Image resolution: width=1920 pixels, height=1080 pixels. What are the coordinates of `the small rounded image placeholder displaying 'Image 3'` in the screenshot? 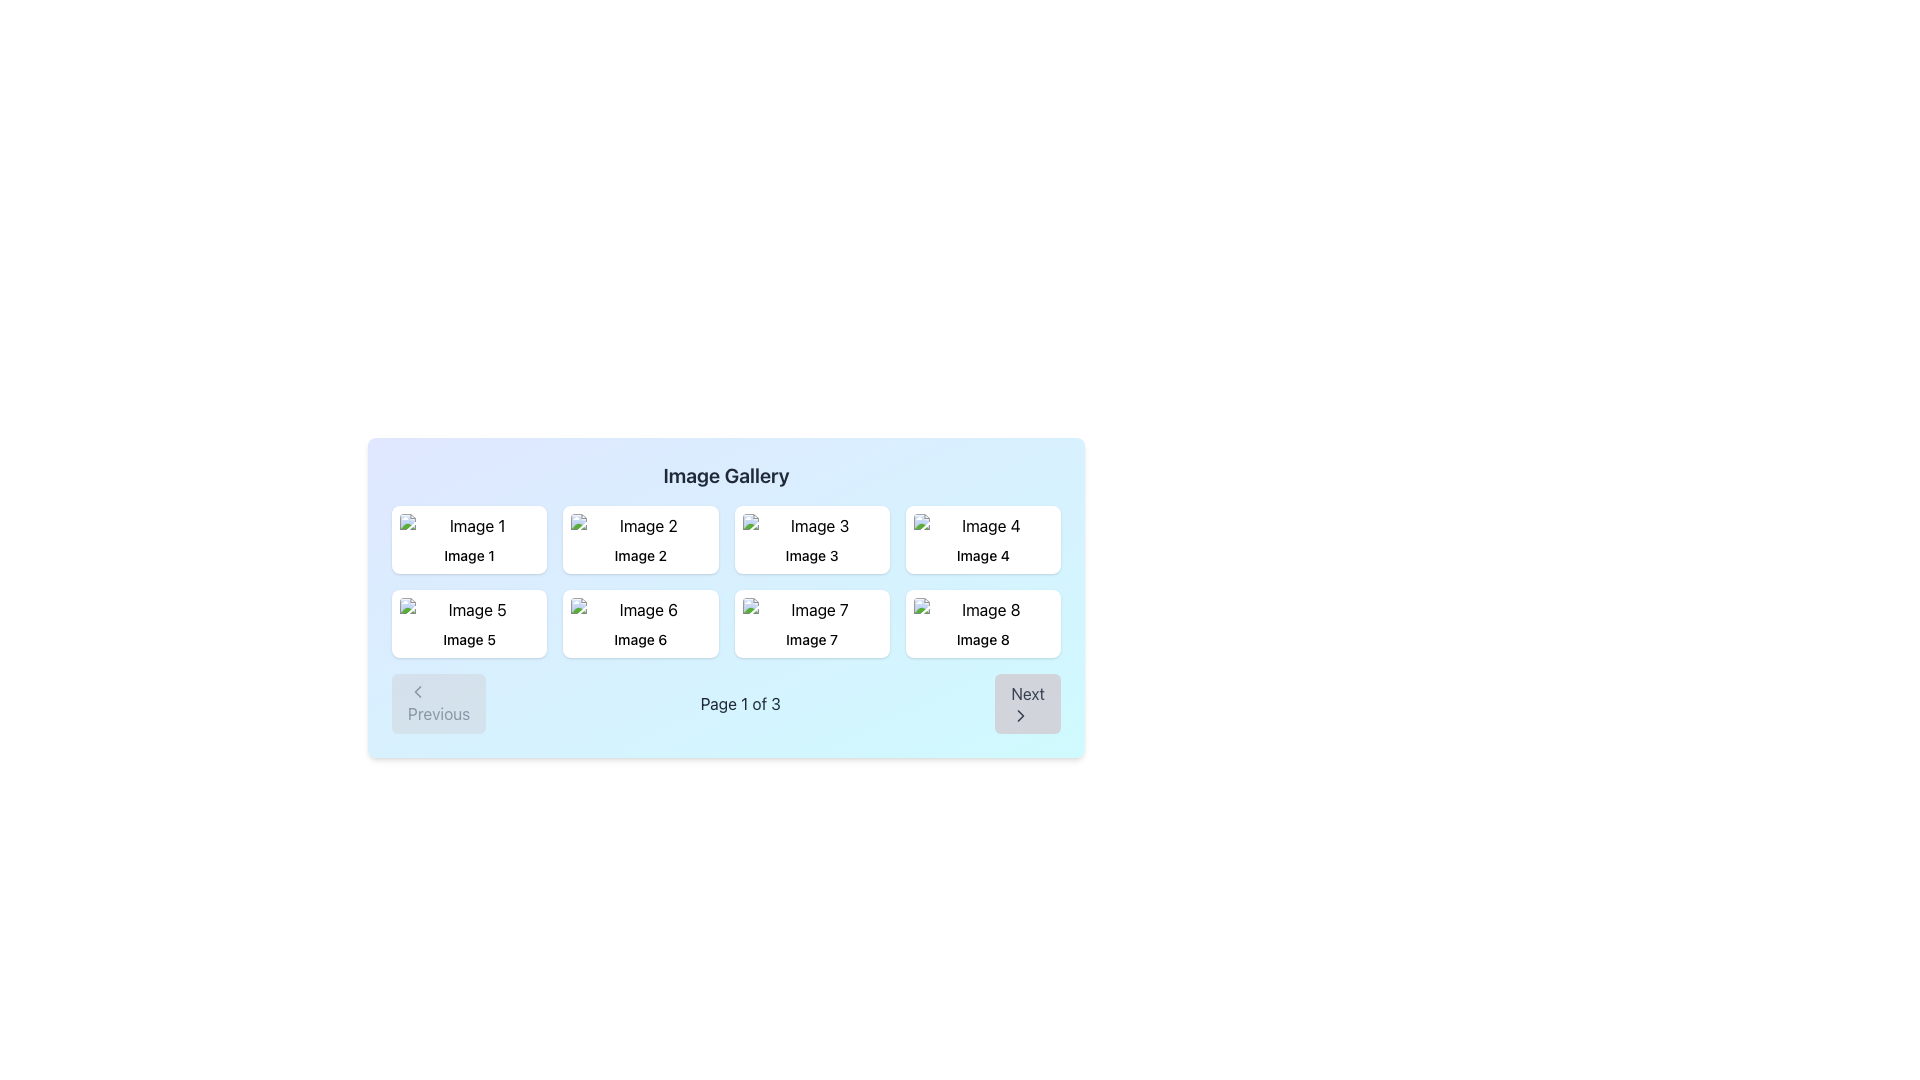 It's located at (811, 524).